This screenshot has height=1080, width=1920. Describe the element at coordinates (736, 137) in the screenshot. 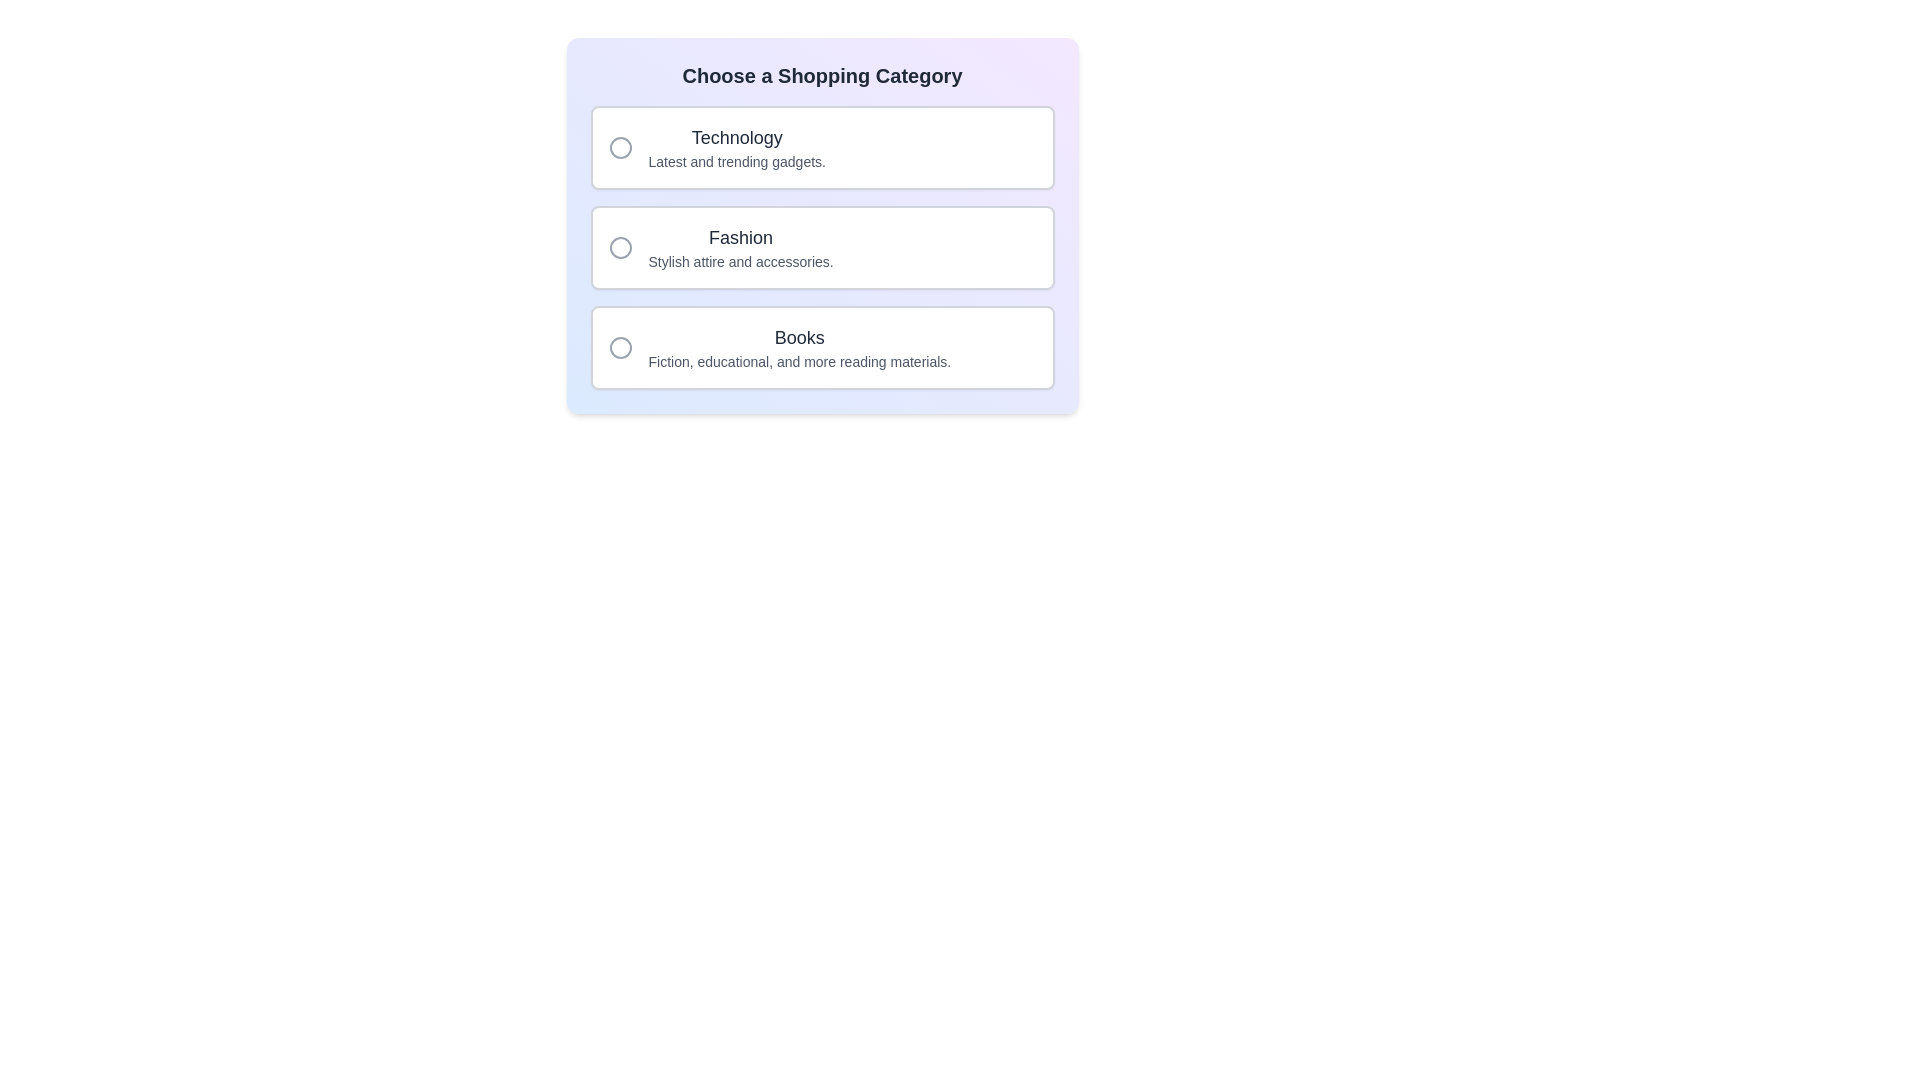

I see `'Technology' category title text label located in the middle-left portion of its containing card under 'Choose a Shopping Category'` at that location.